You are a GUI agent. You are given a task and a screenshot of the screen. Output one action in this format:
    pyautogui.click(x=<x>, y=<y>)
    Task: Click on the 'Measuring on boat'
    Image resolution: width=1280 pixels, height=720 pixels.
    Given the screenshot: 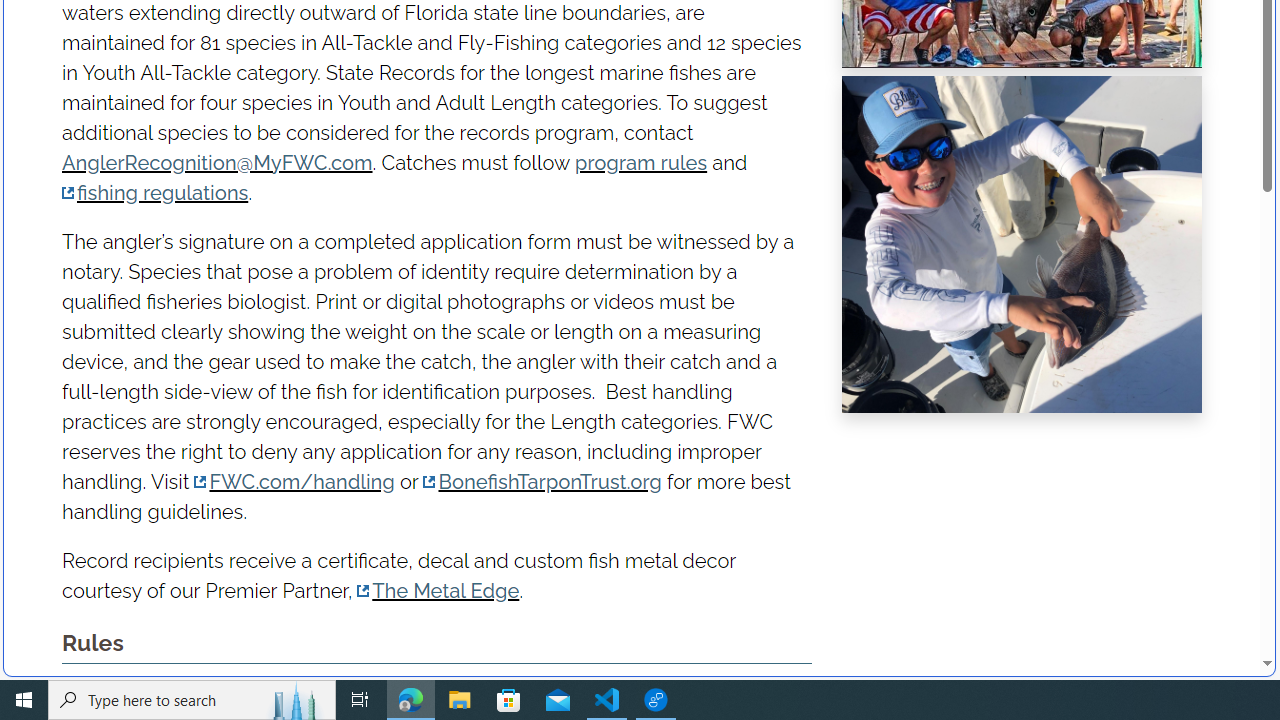 What is the action you would take?
    pyautogui.click(x=1022, y=244)
    